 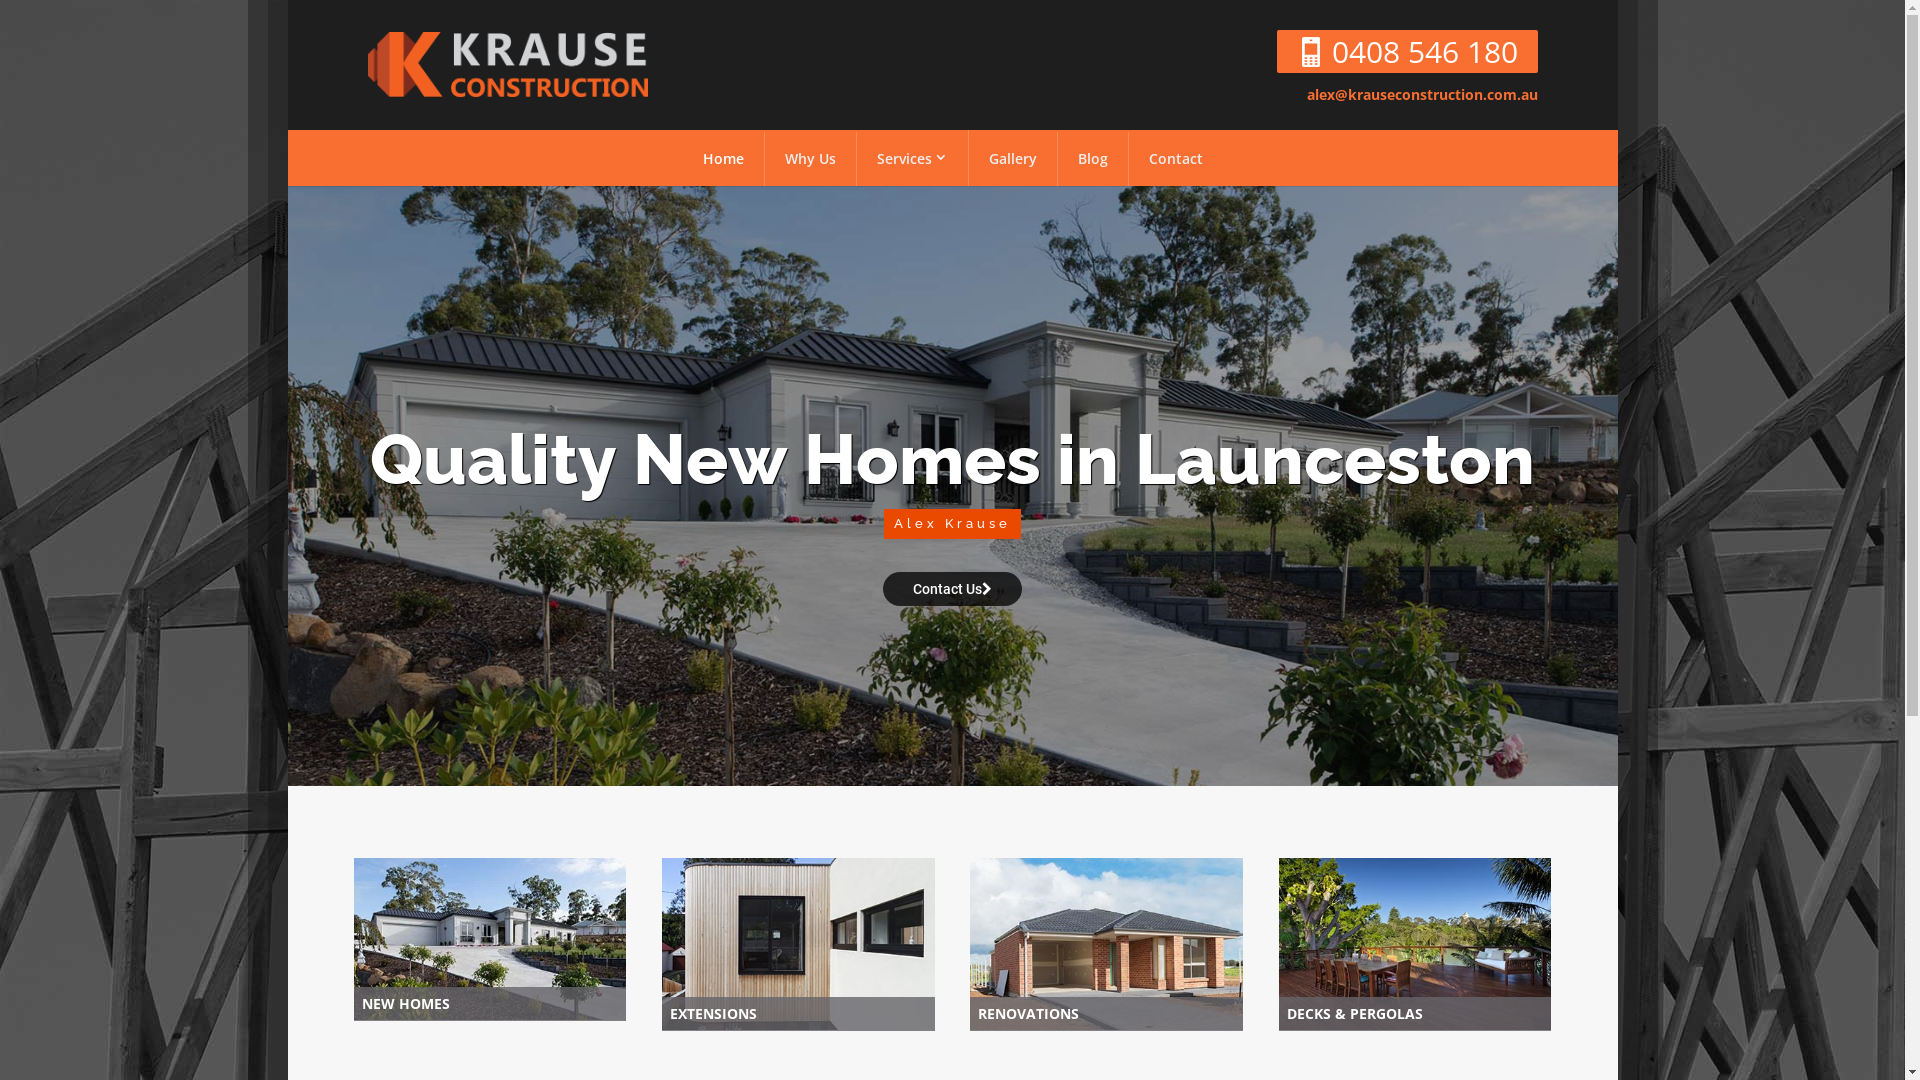 What do you see at coordinates (910, 157) in the screenshot?
I see `'Services'` at bounding box center [910, 157].